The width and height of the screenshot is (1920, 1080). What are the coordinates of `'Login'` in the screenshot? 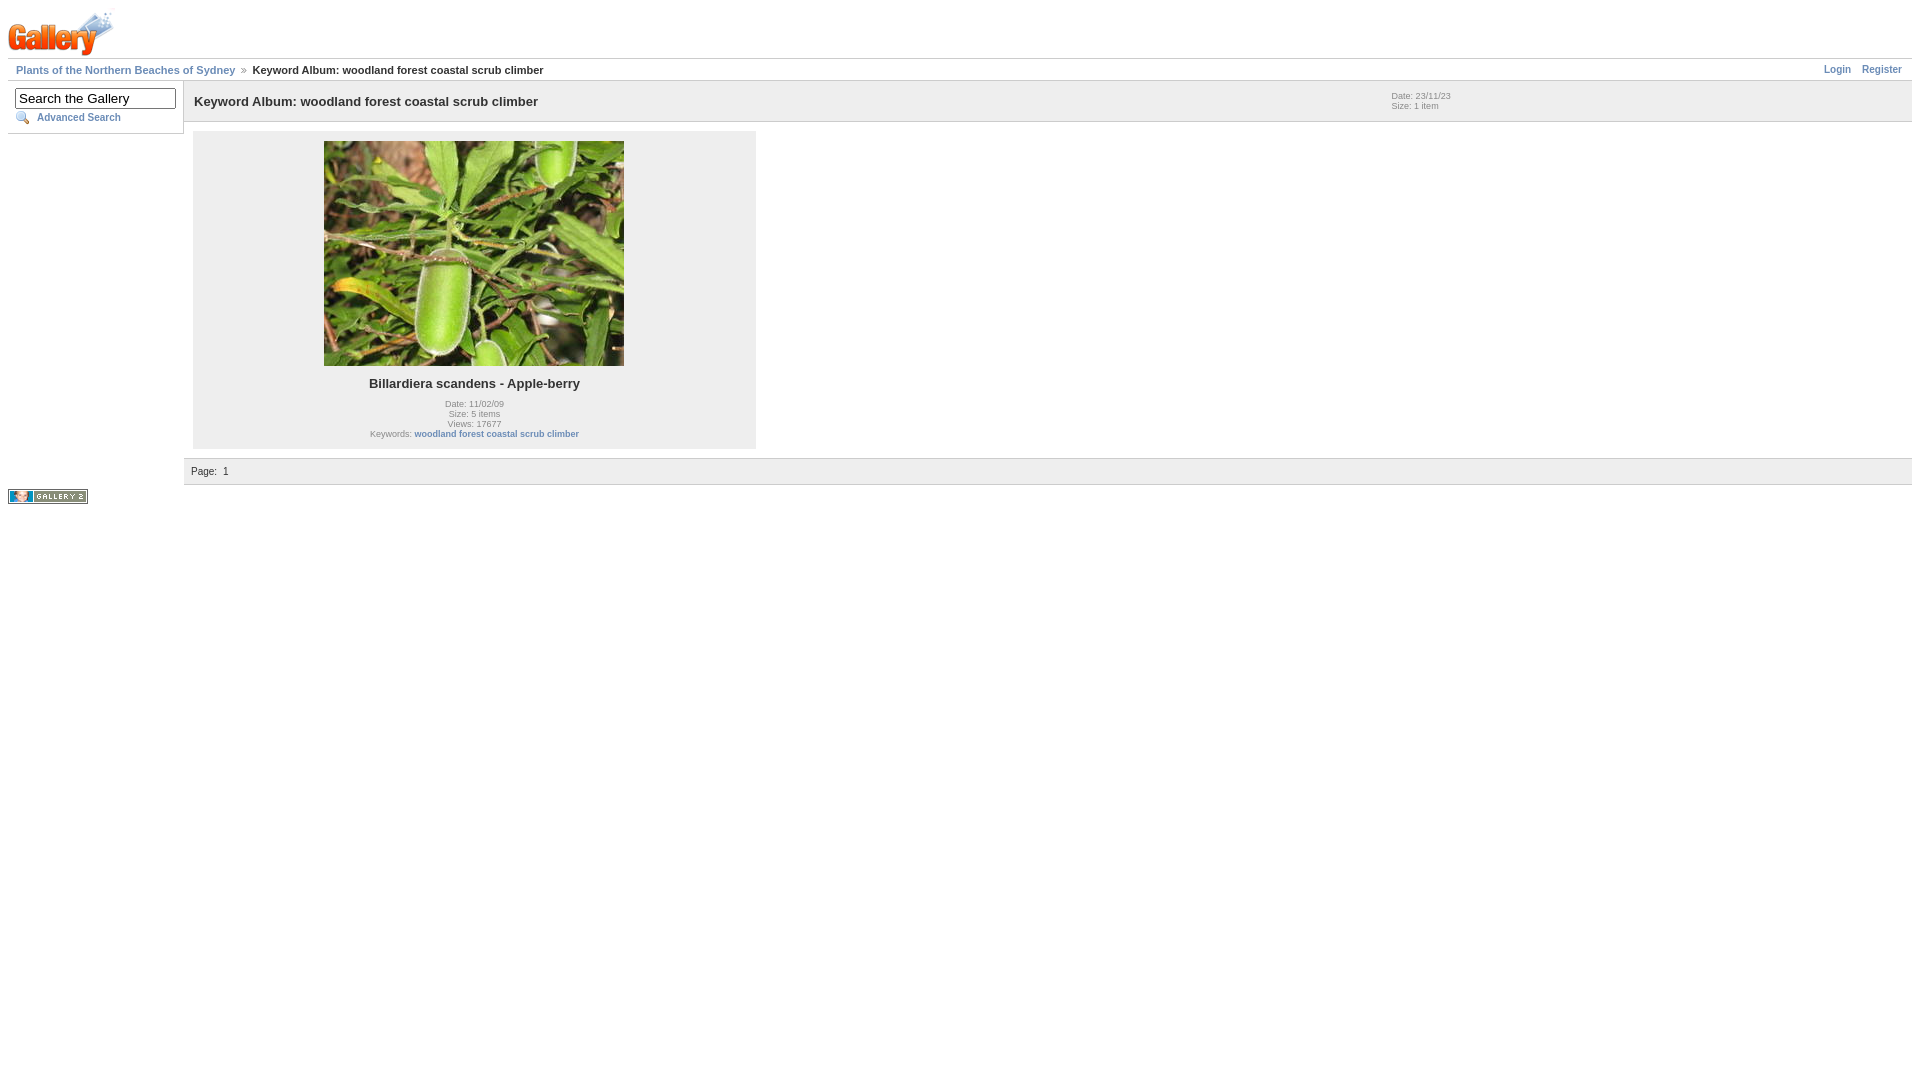 It's located at (1837, 68).